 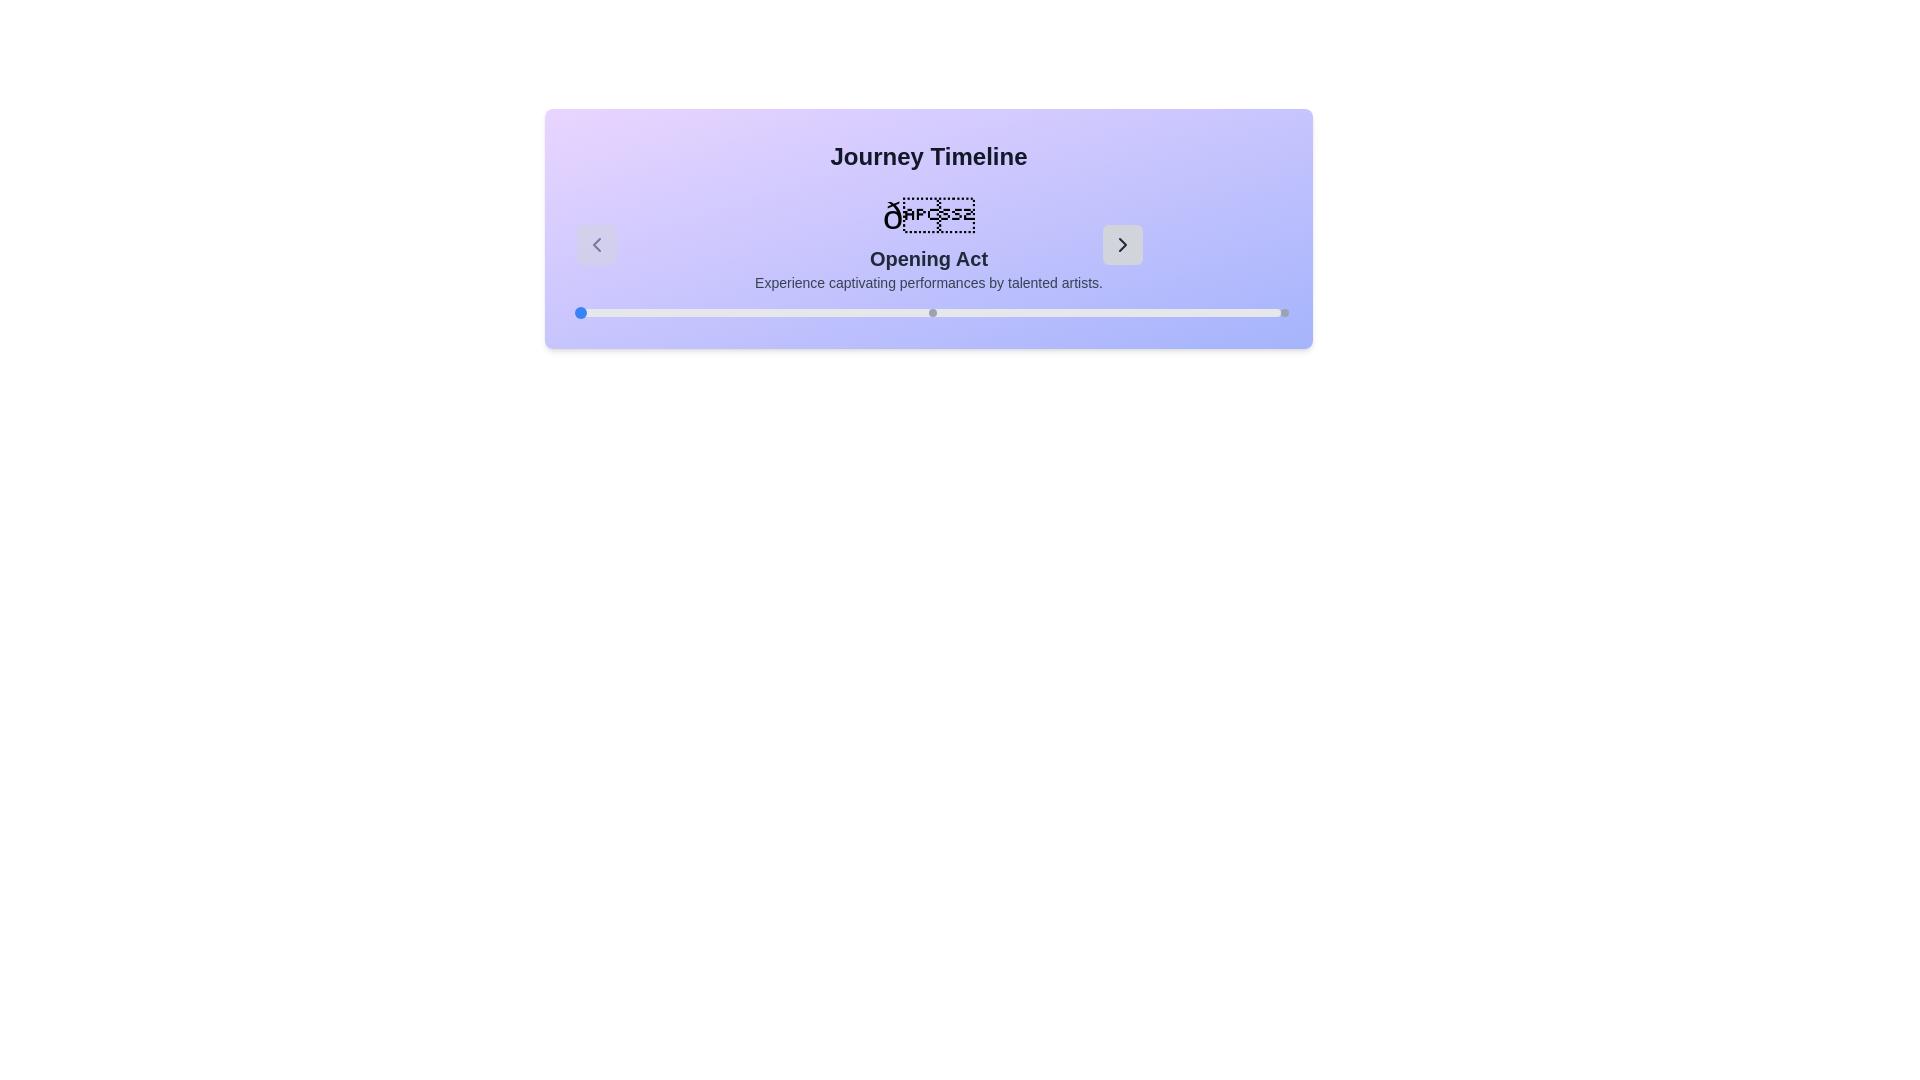 I want to click on the small, square-shaped button with rounded corners, styled in light gray and featuring a leftward-pointing chevron icon, so click(x=595, y=244).